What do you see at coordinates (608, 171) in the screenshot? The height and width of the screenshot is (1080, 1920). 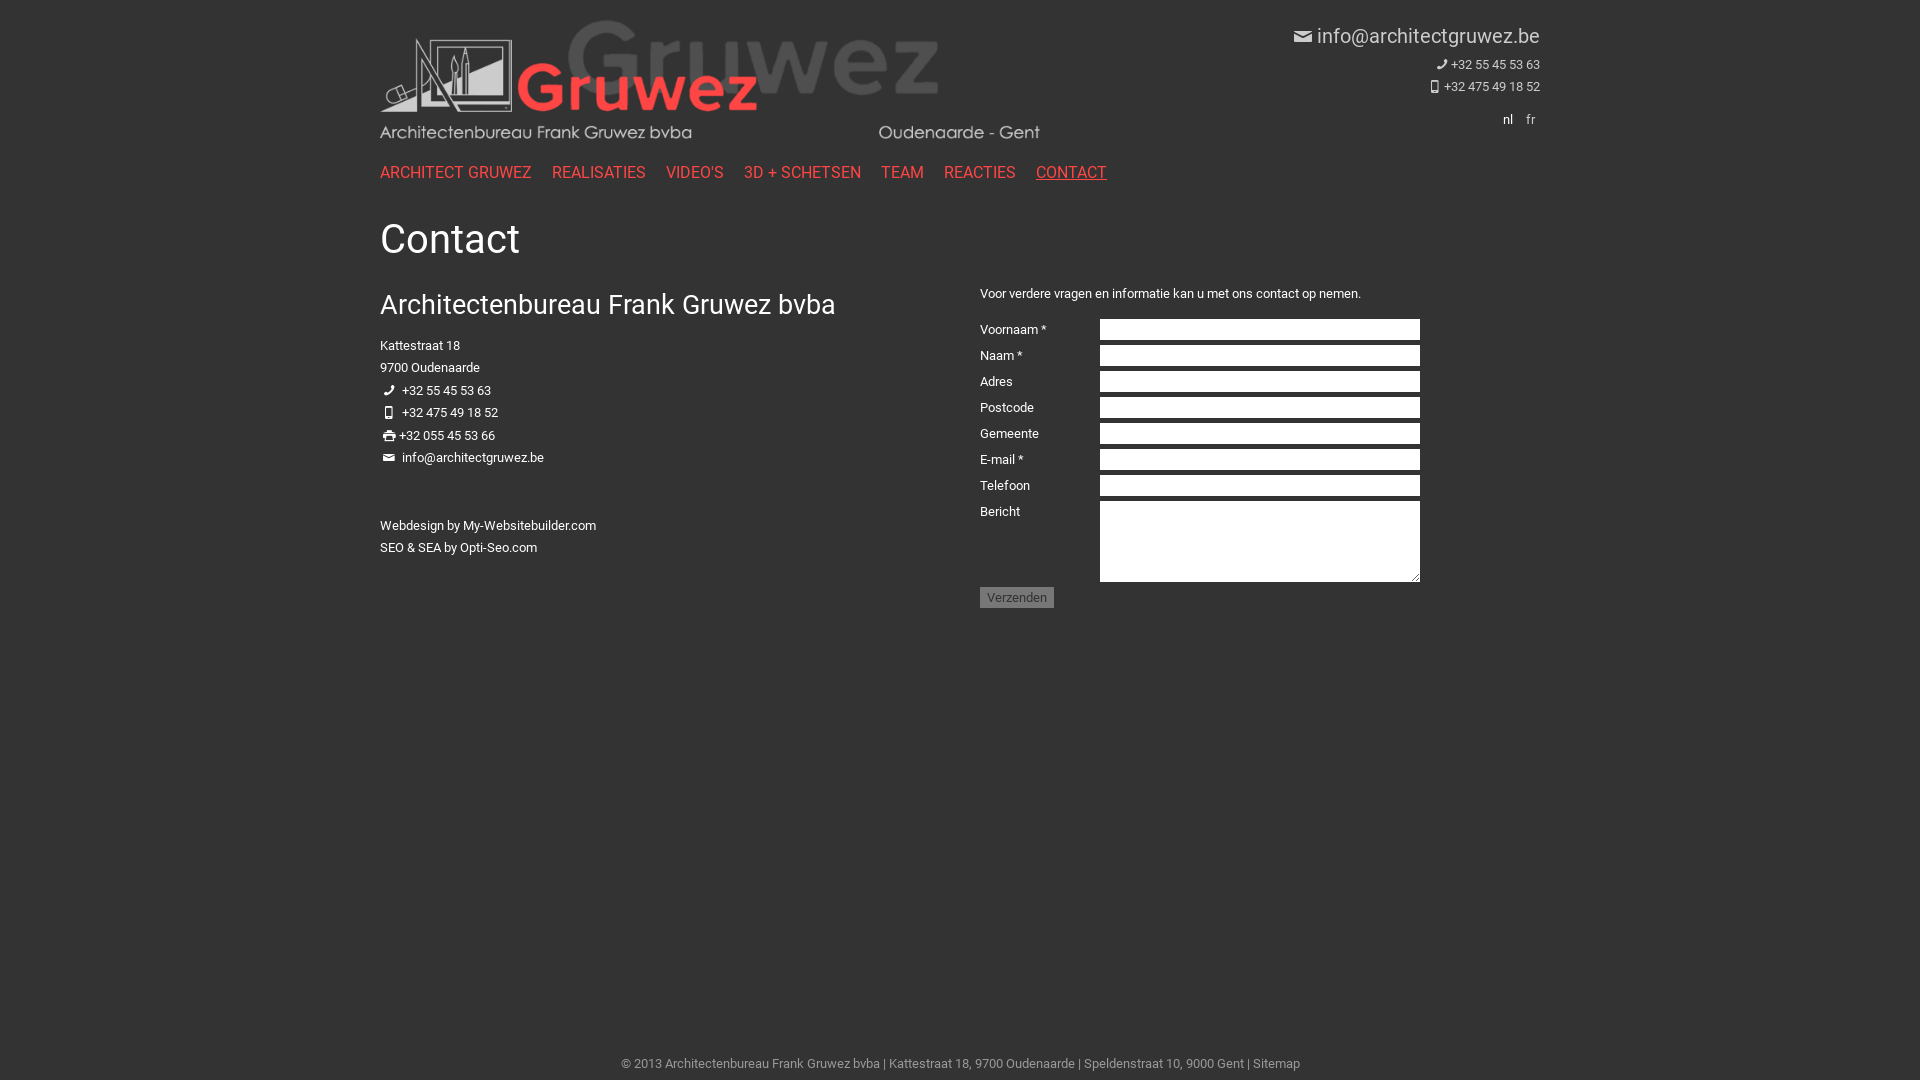 I see `'REALISATIES'` at bounding box center [608, 171].